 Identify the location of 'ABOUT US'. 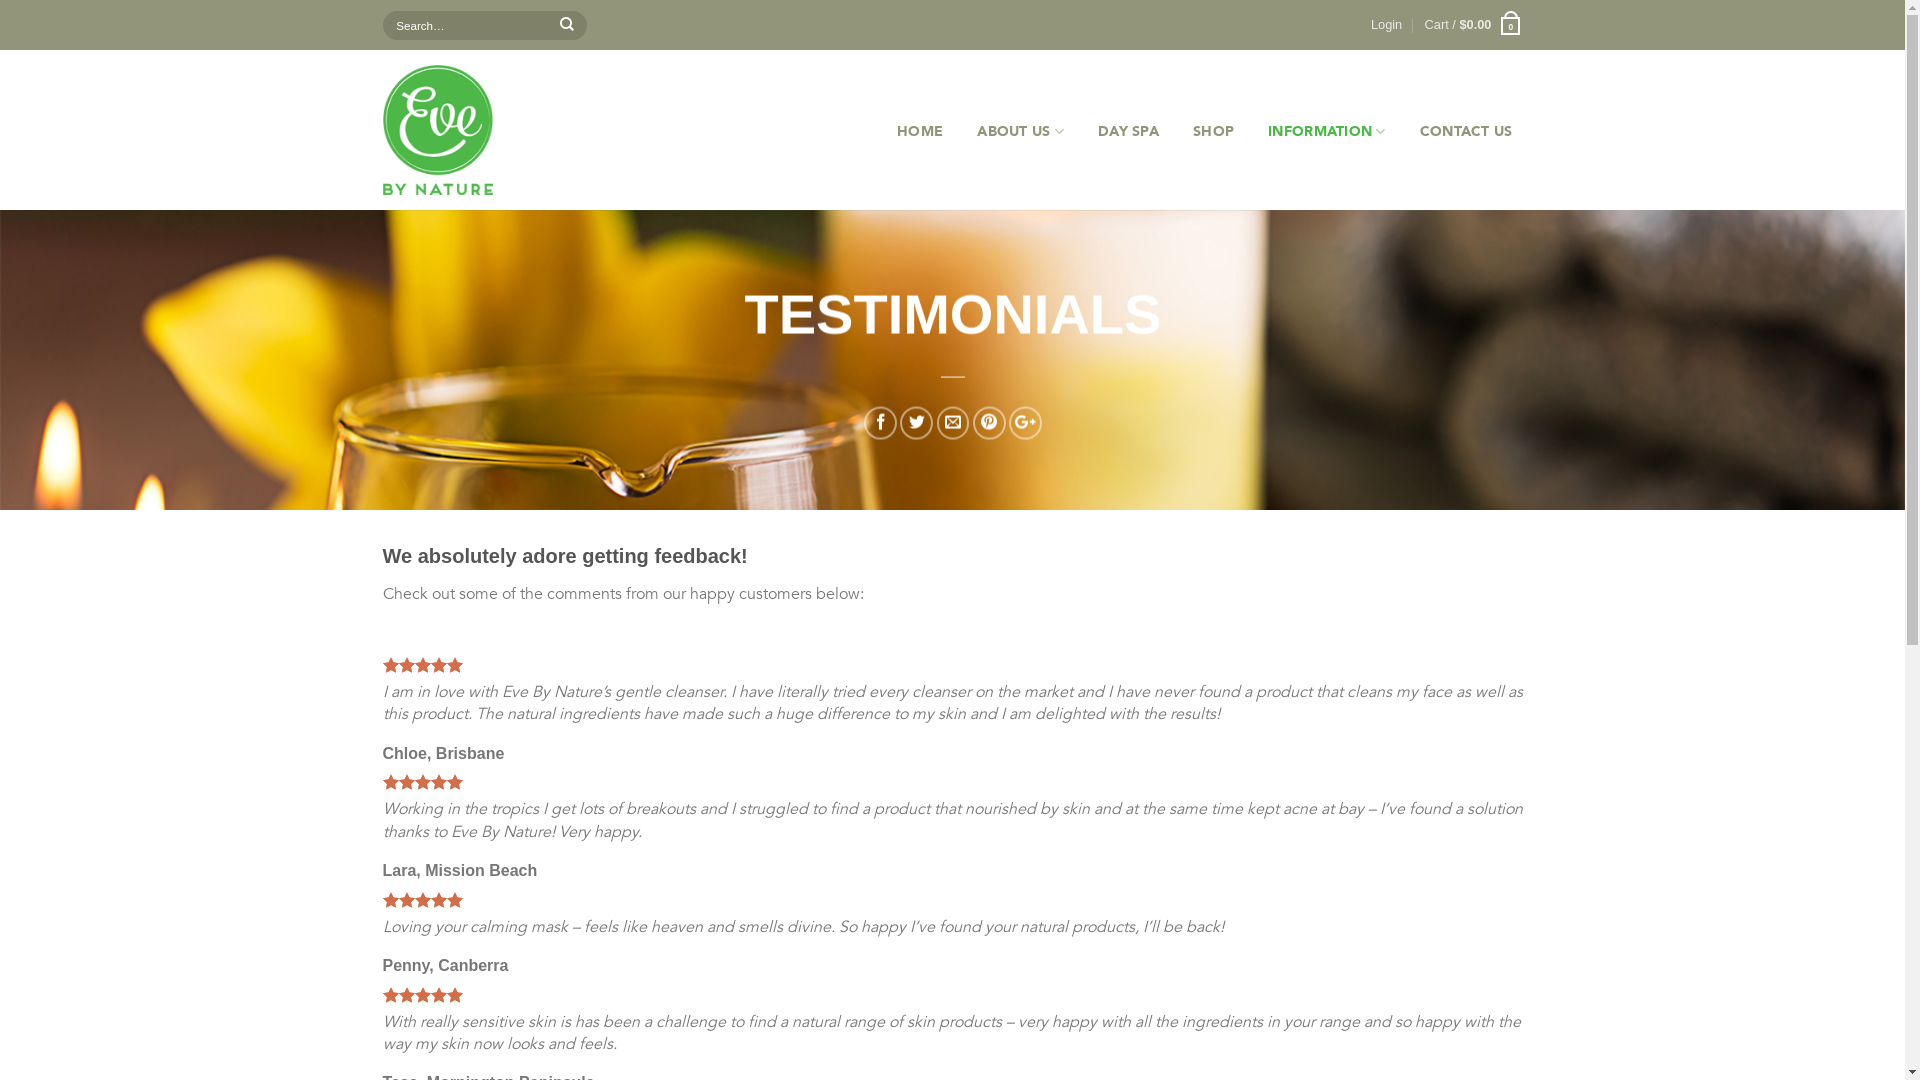
(1020, 131).